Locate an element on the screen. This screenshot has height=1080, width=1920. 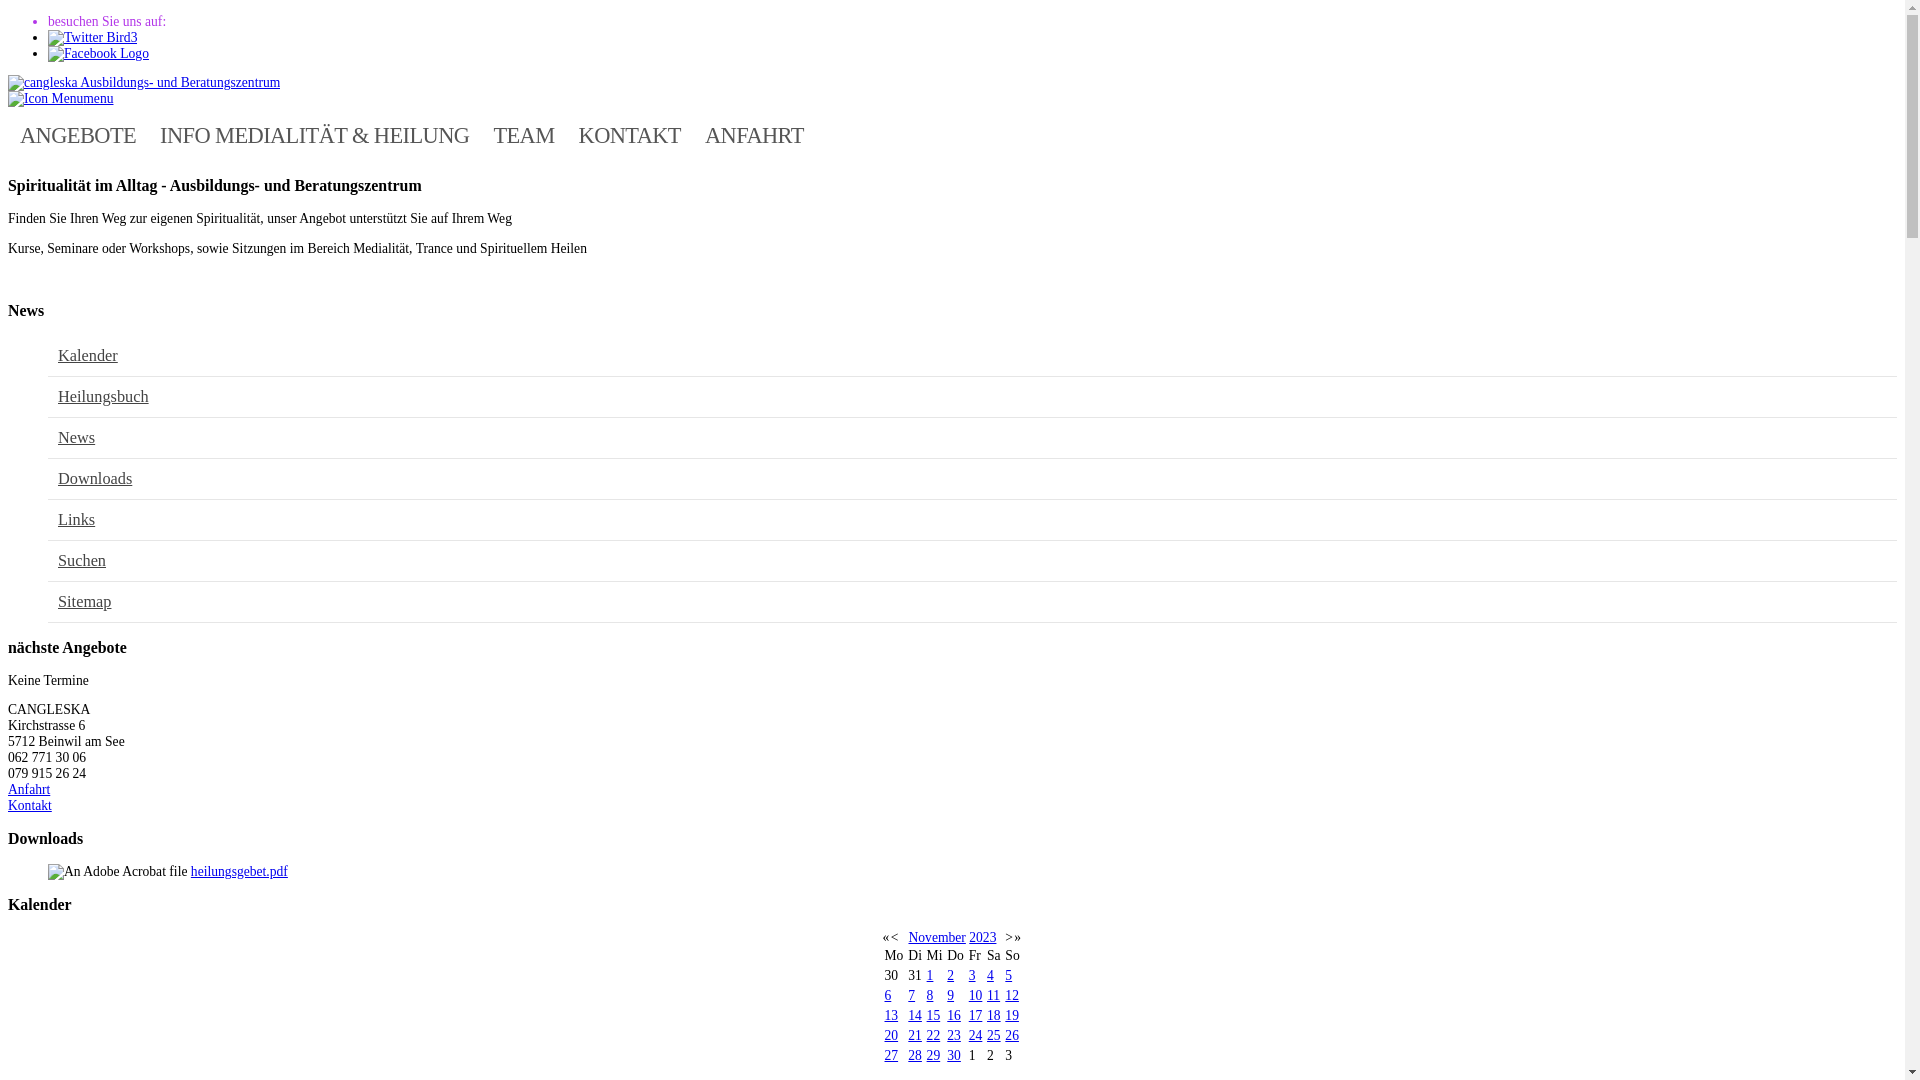
'2023' is located at coordinates (982, 937).